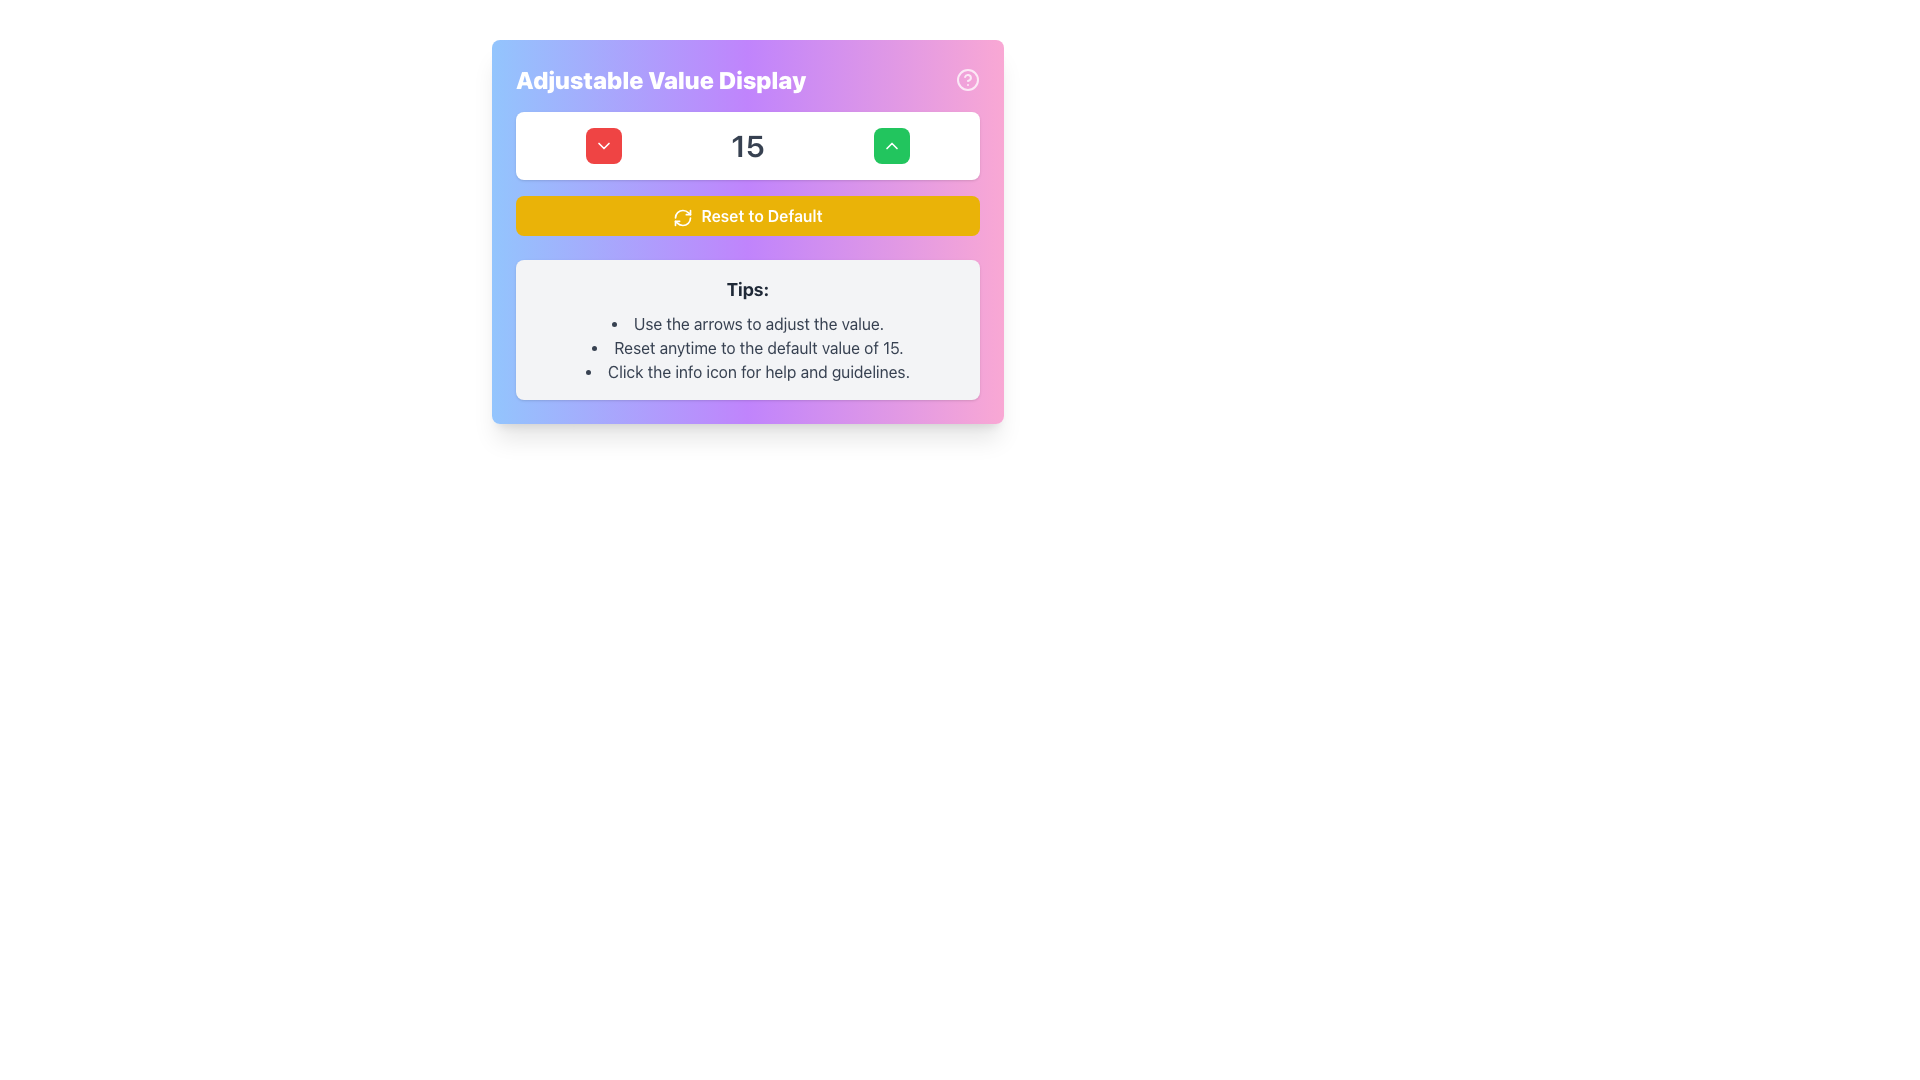  What do you see at coordinates (603, 145) in the screenshot?
I see `the leftmost red button with rounded corners and a white chevron icon to decrease the displayed value from '15'` at bounding box center [603, 145].